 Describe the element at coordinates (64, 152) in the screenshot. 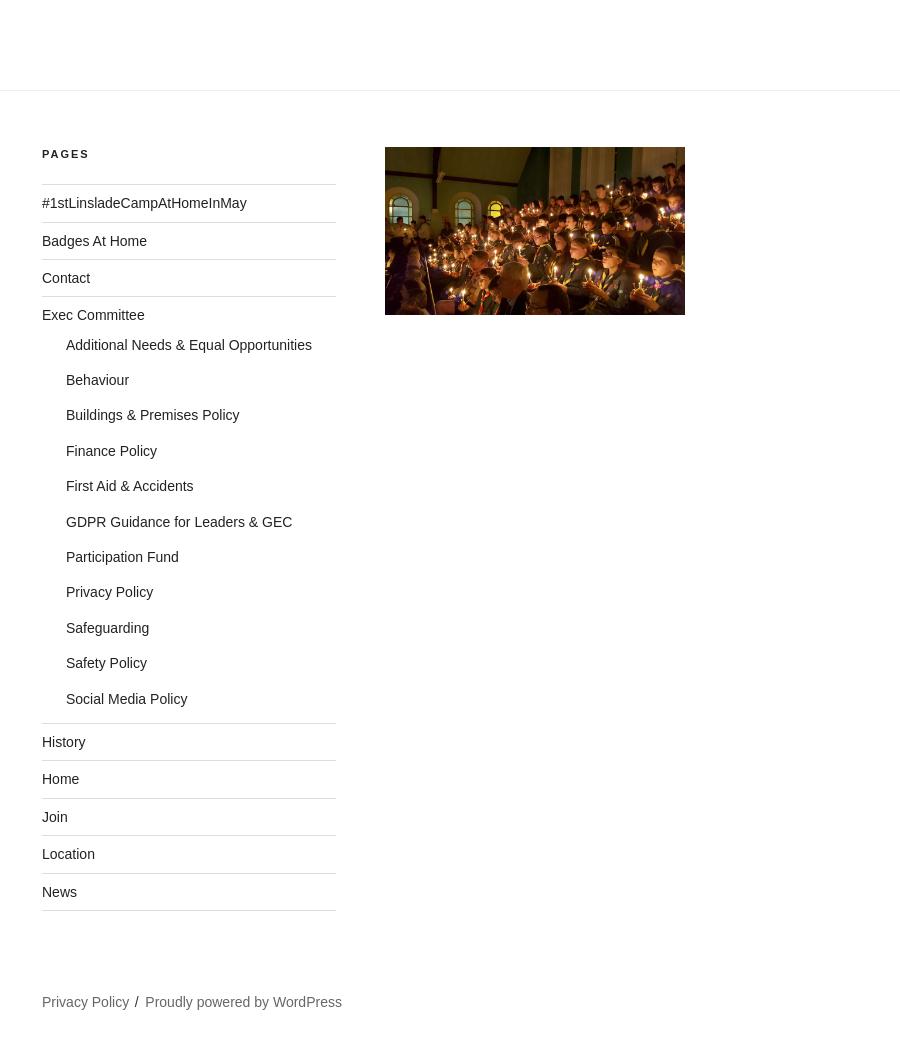

I see `'Pages'` at that location.